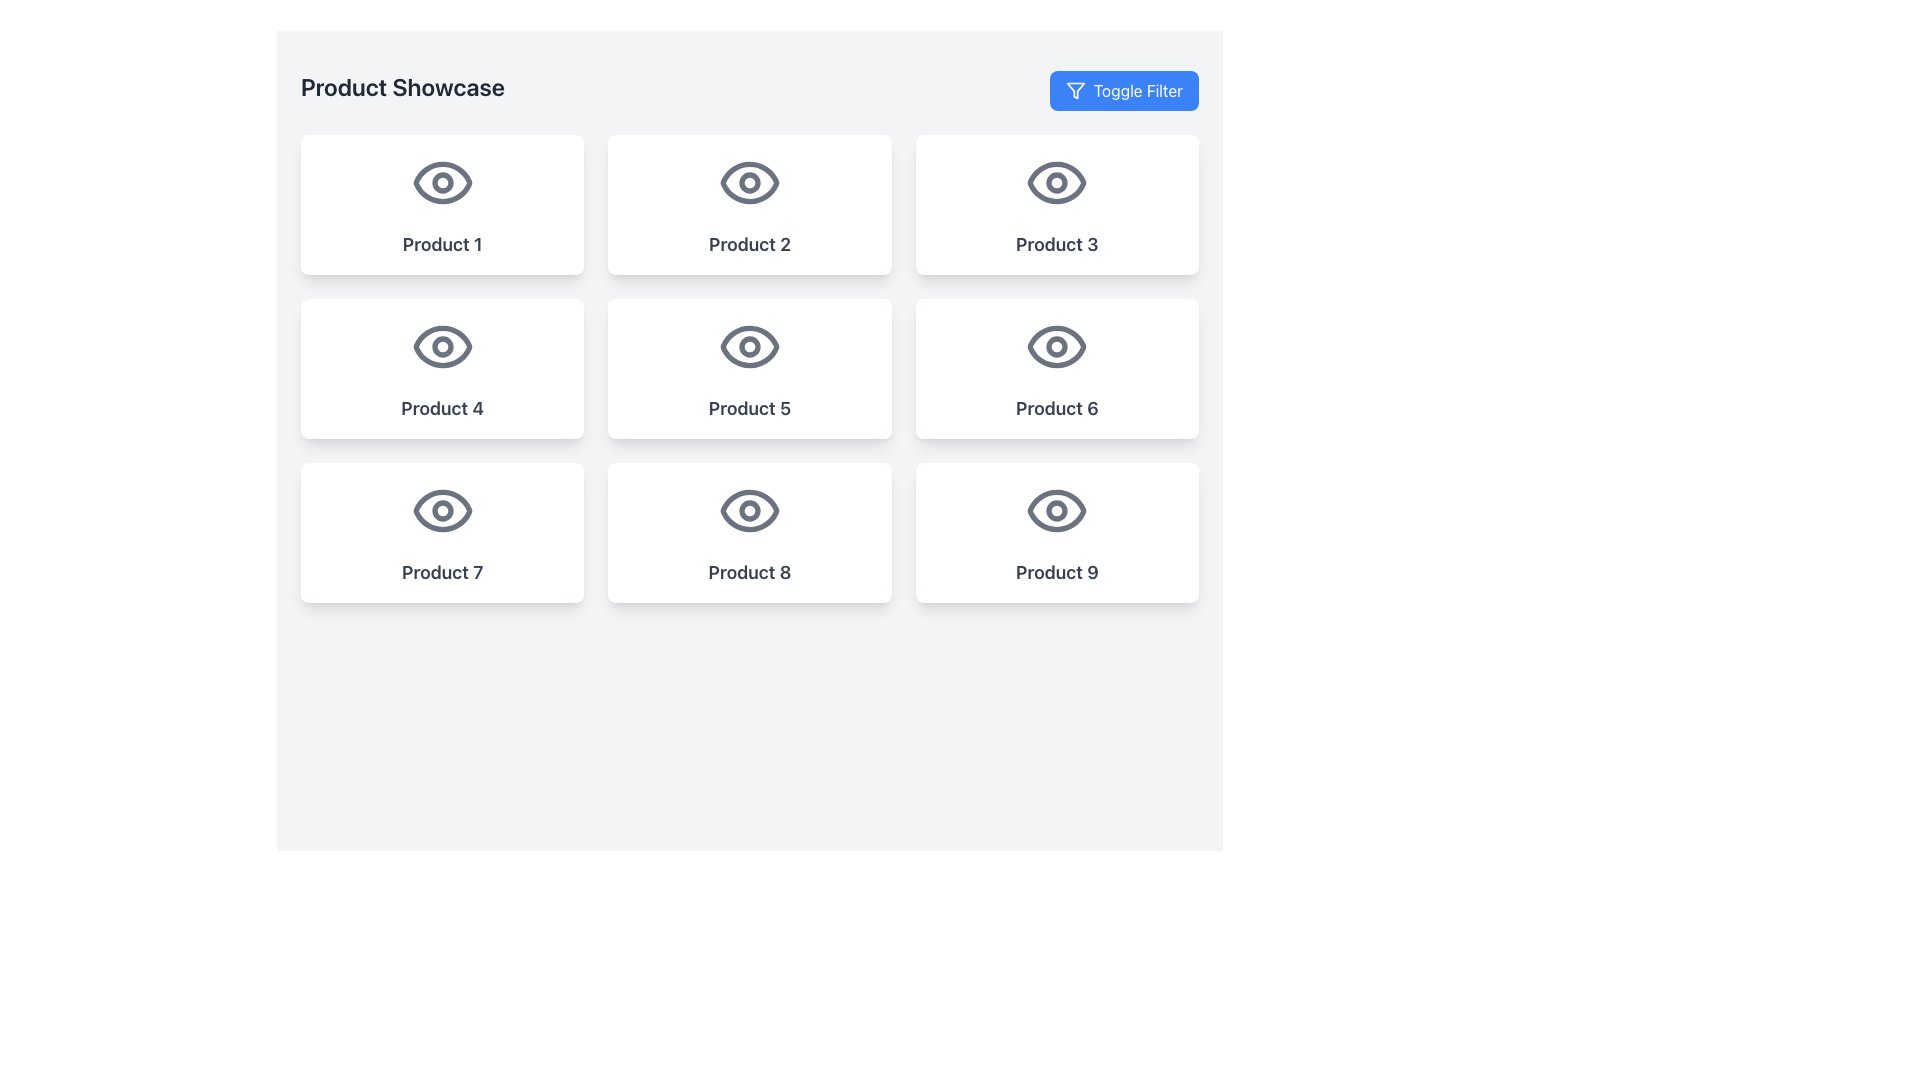  I want to click on the central circular part of the eye icon, which is the pupil area, located under the 'Product Showcase' heading in the top-left area of the grid layout, so click(441, 182).